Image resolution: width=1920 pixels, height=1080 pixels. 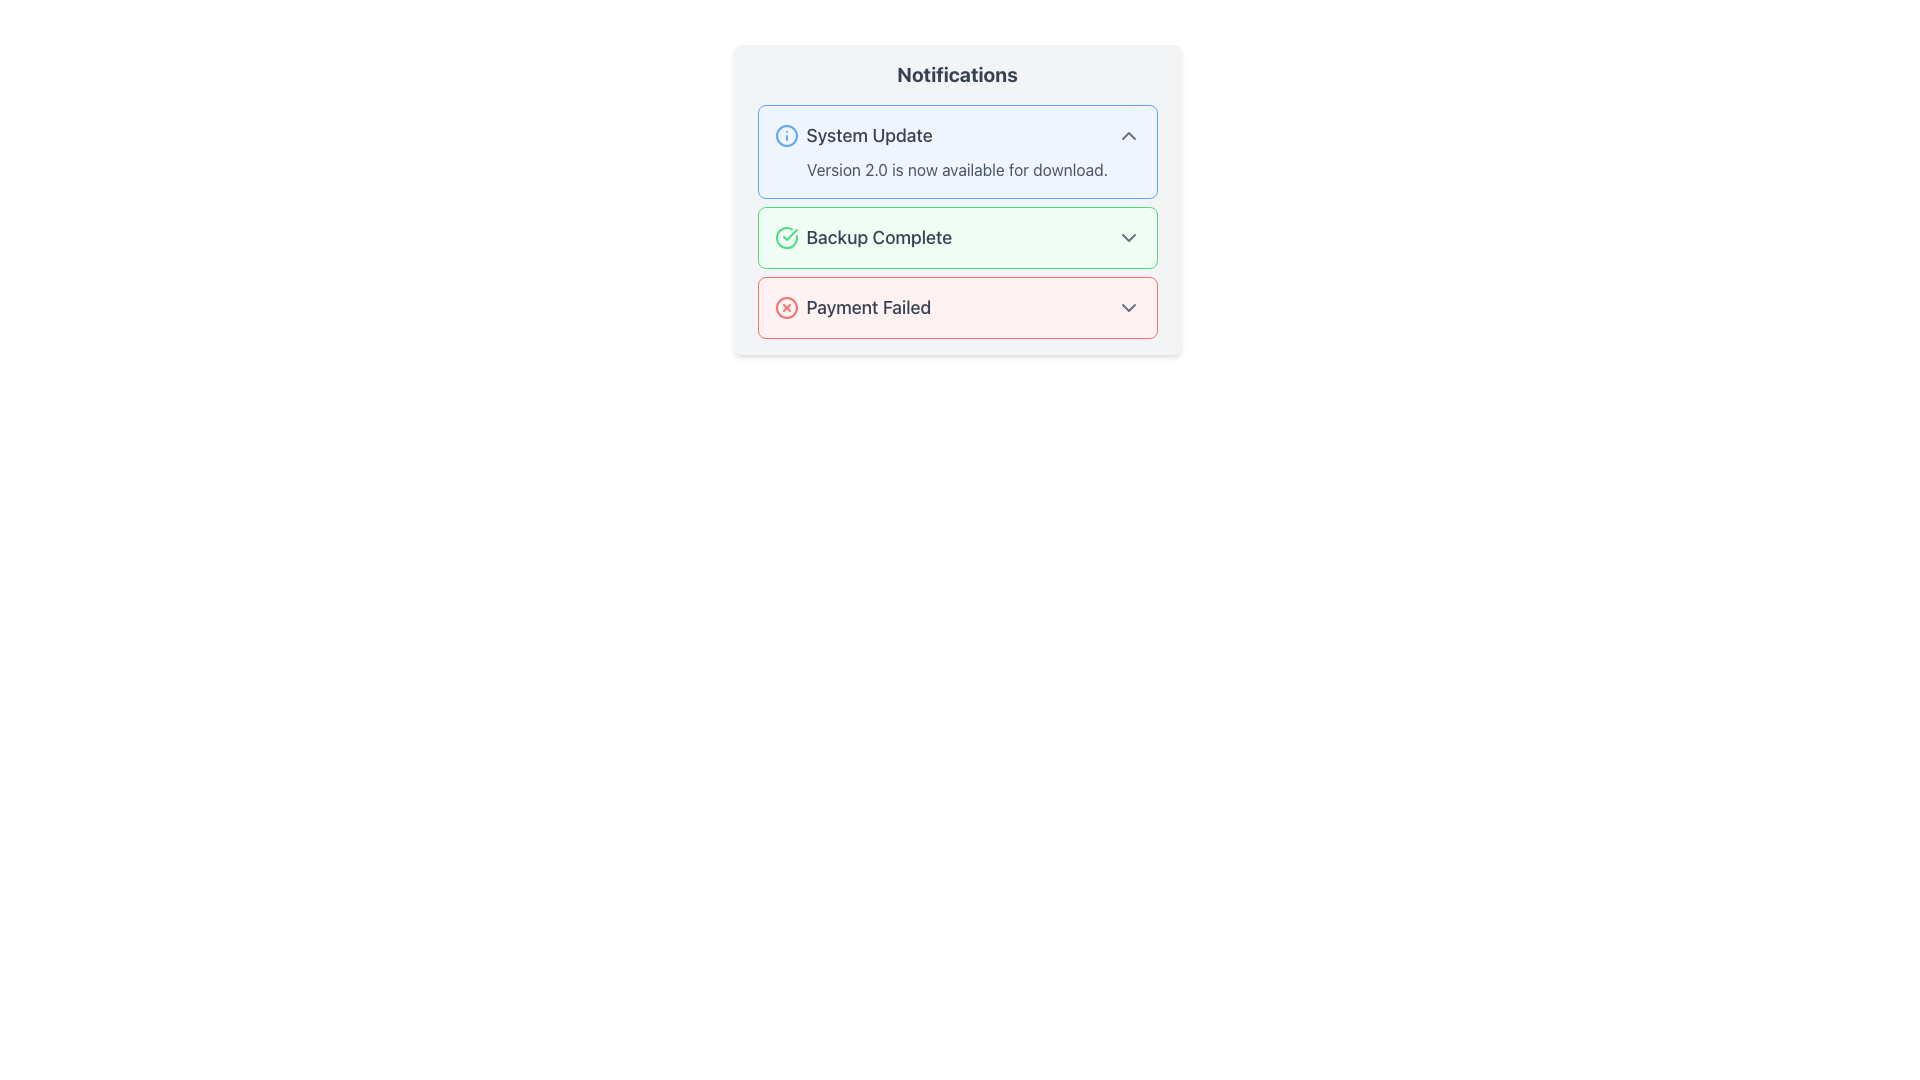 What do you see at coordinates (956, 308) in the screenshot?
I see `the Notification Card, which indicates a failed payment and is the third card in a vertical stack of notifications` at bounding box center [956, 308].